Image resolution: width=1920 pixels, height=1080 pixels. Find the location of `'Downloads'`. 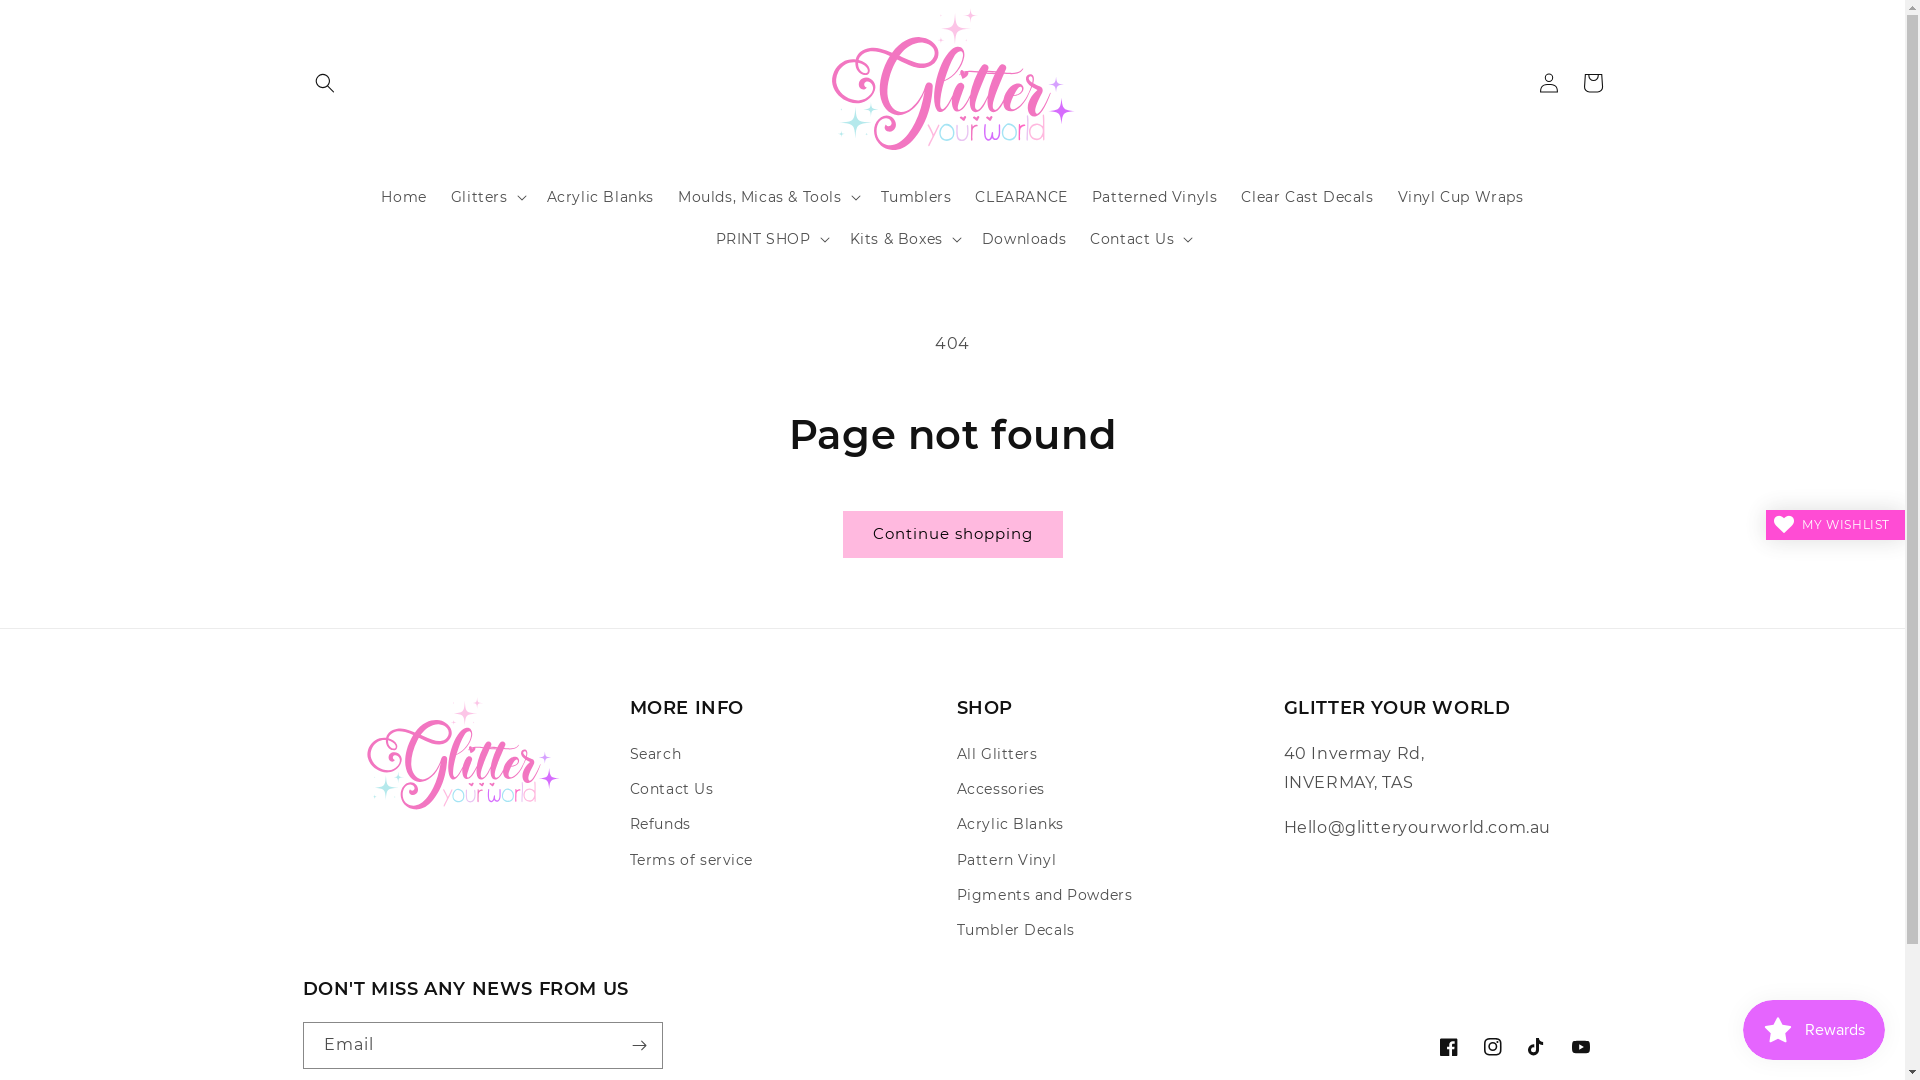

'Downloads' is located at coordinates (1023, 238).